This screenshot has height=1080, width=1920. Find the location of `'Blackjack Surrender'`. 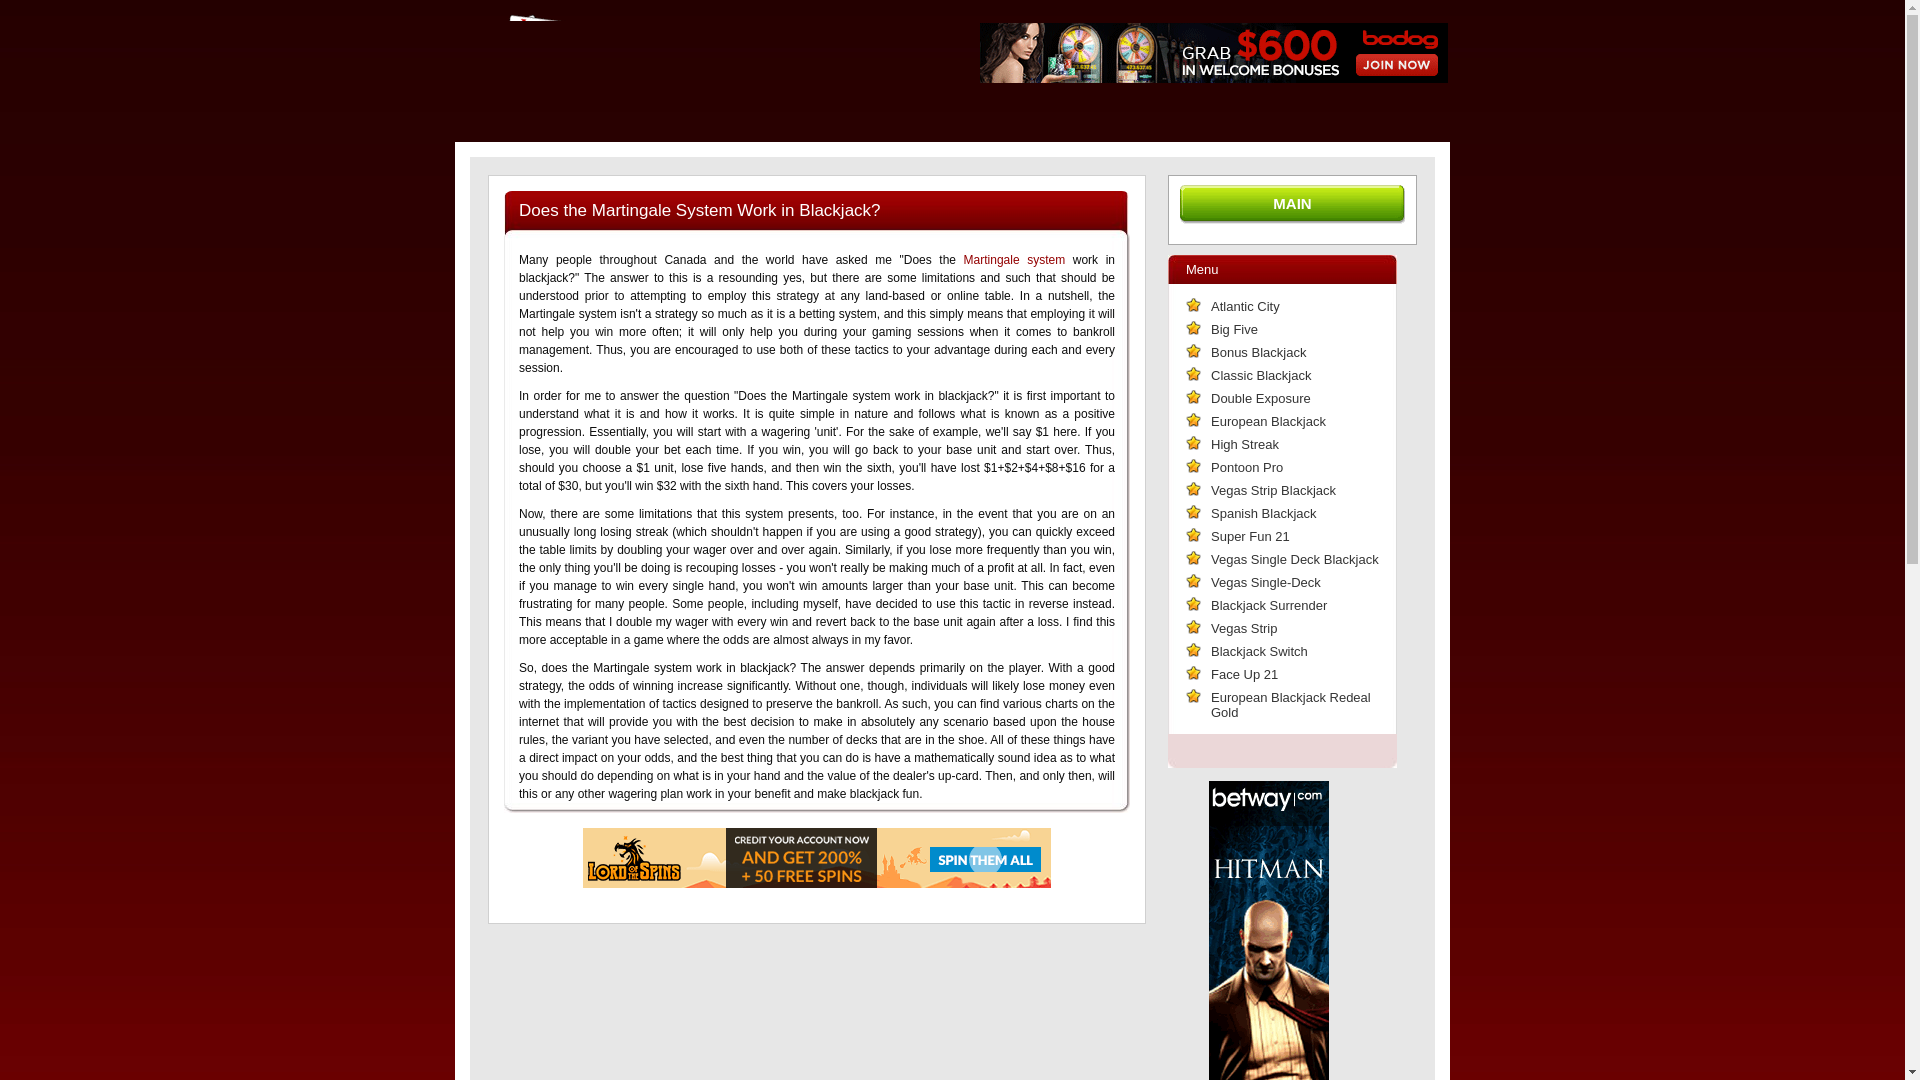

'Blackjack Surrender' is located at coordinates (1209, 604).